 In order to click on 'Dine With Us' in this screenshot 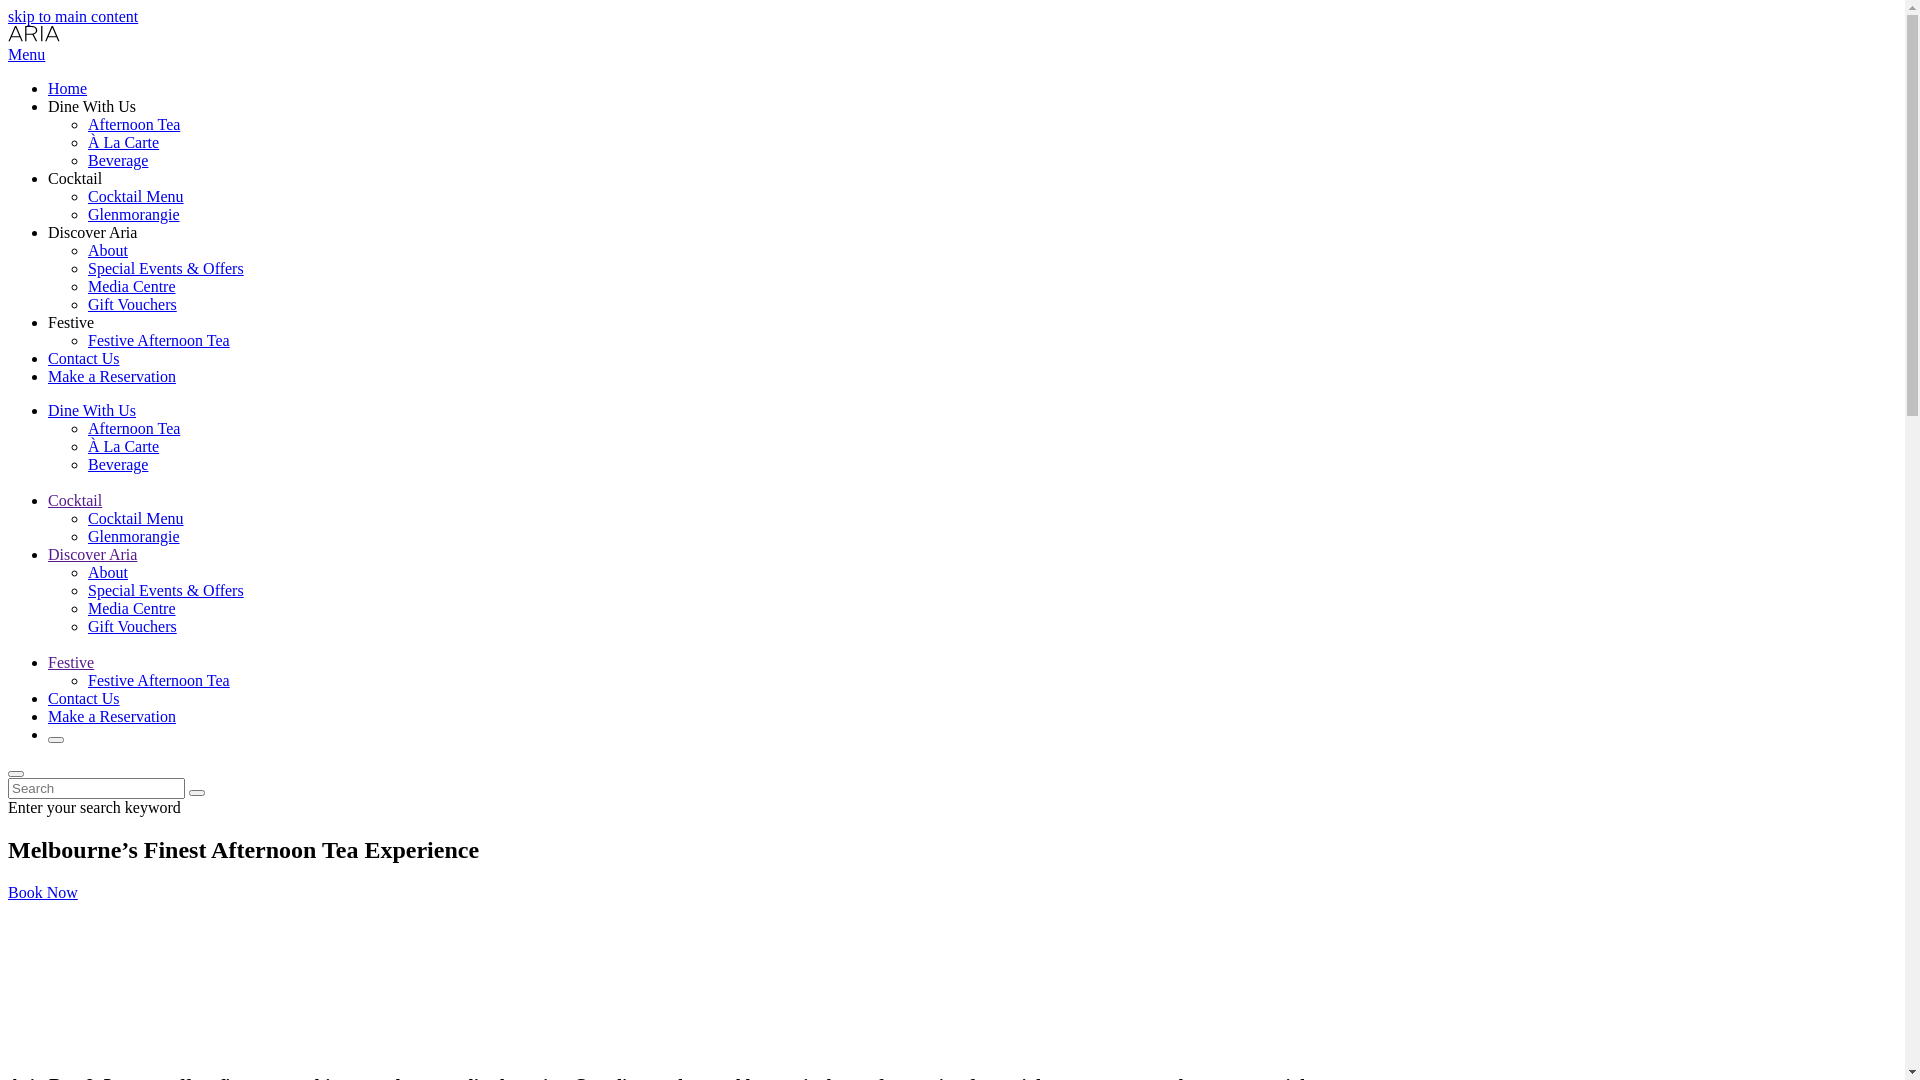, I will do `click(90, 409)`.